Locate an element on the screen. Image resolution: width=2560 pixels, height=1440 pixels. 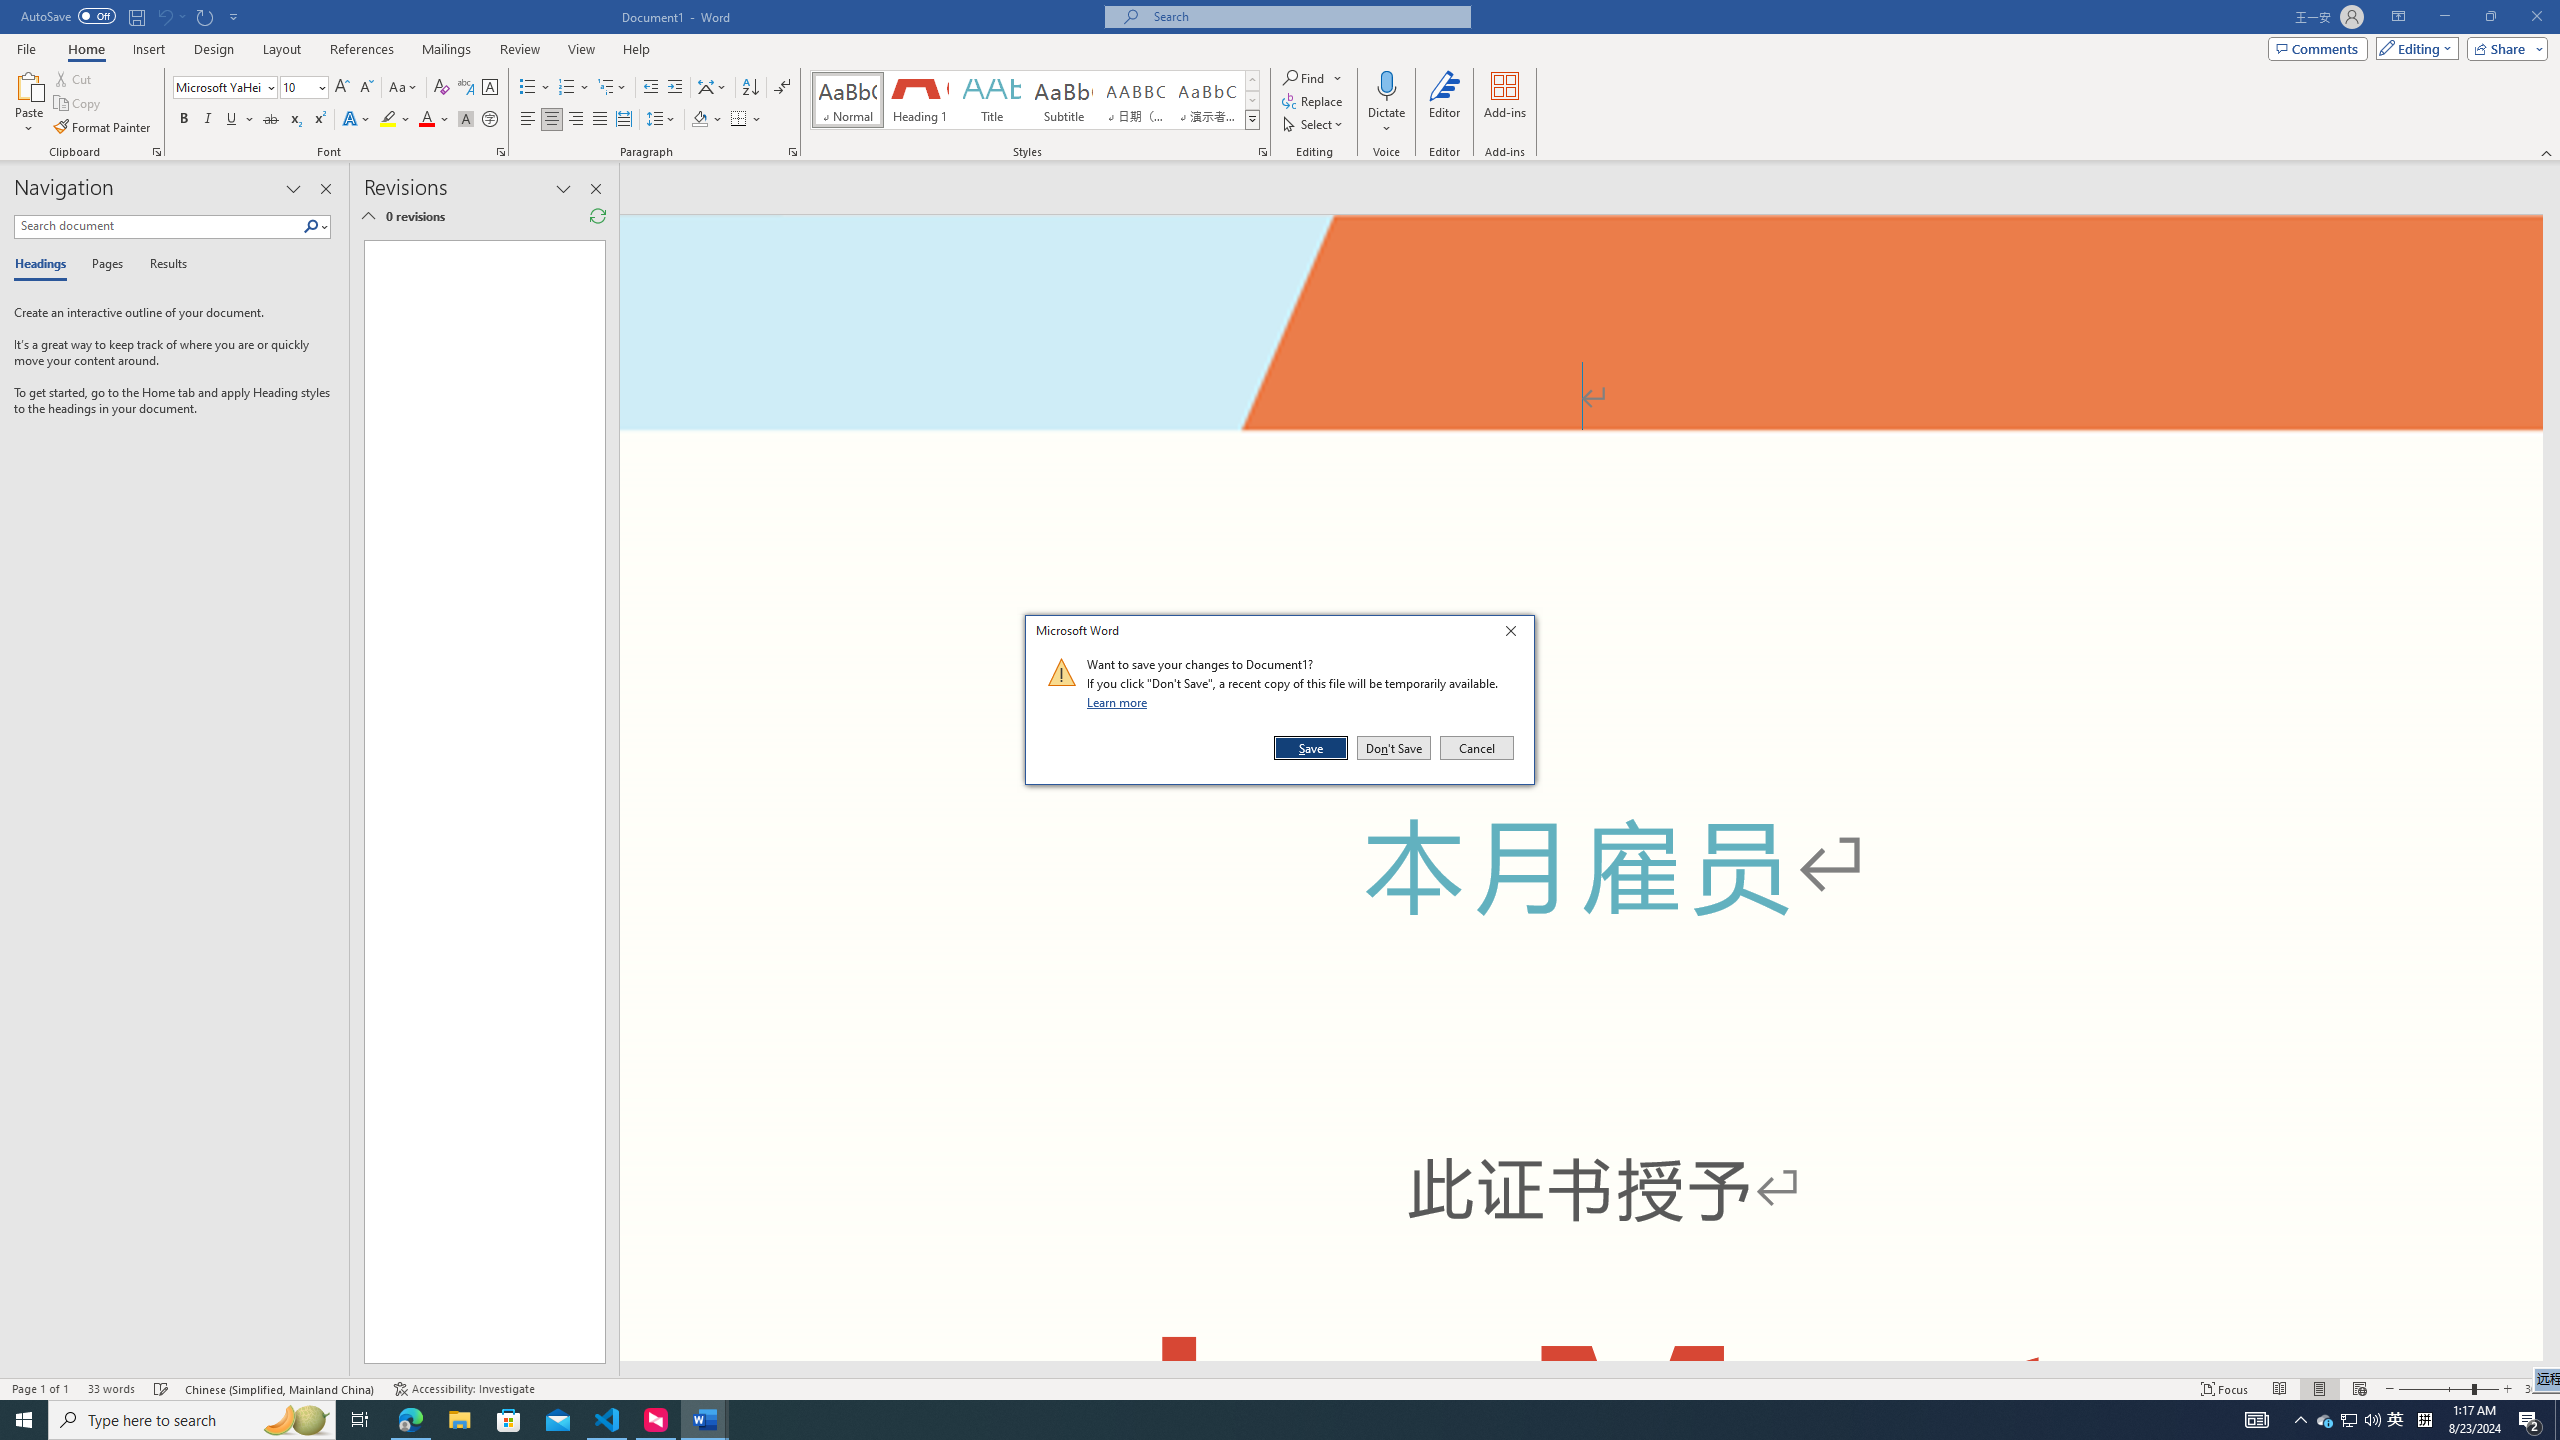
'Copy' is located at coordinates (78, 103).